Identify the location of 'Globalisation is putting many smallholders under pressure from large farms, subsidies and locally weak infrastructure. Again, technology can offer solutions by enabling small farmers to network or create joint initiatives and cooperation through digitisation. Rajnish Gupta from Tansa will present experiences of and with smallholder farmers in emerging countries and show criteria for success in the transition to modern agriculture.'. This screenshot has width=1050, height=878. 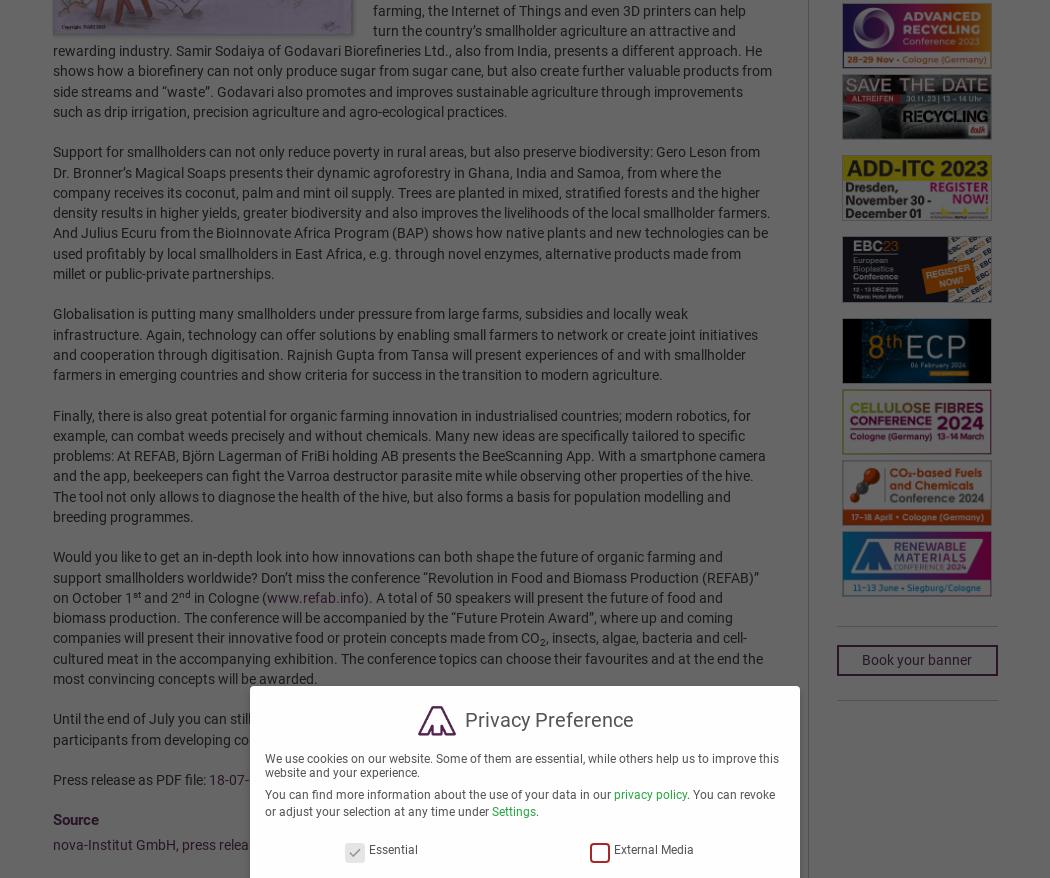
(50, 344).